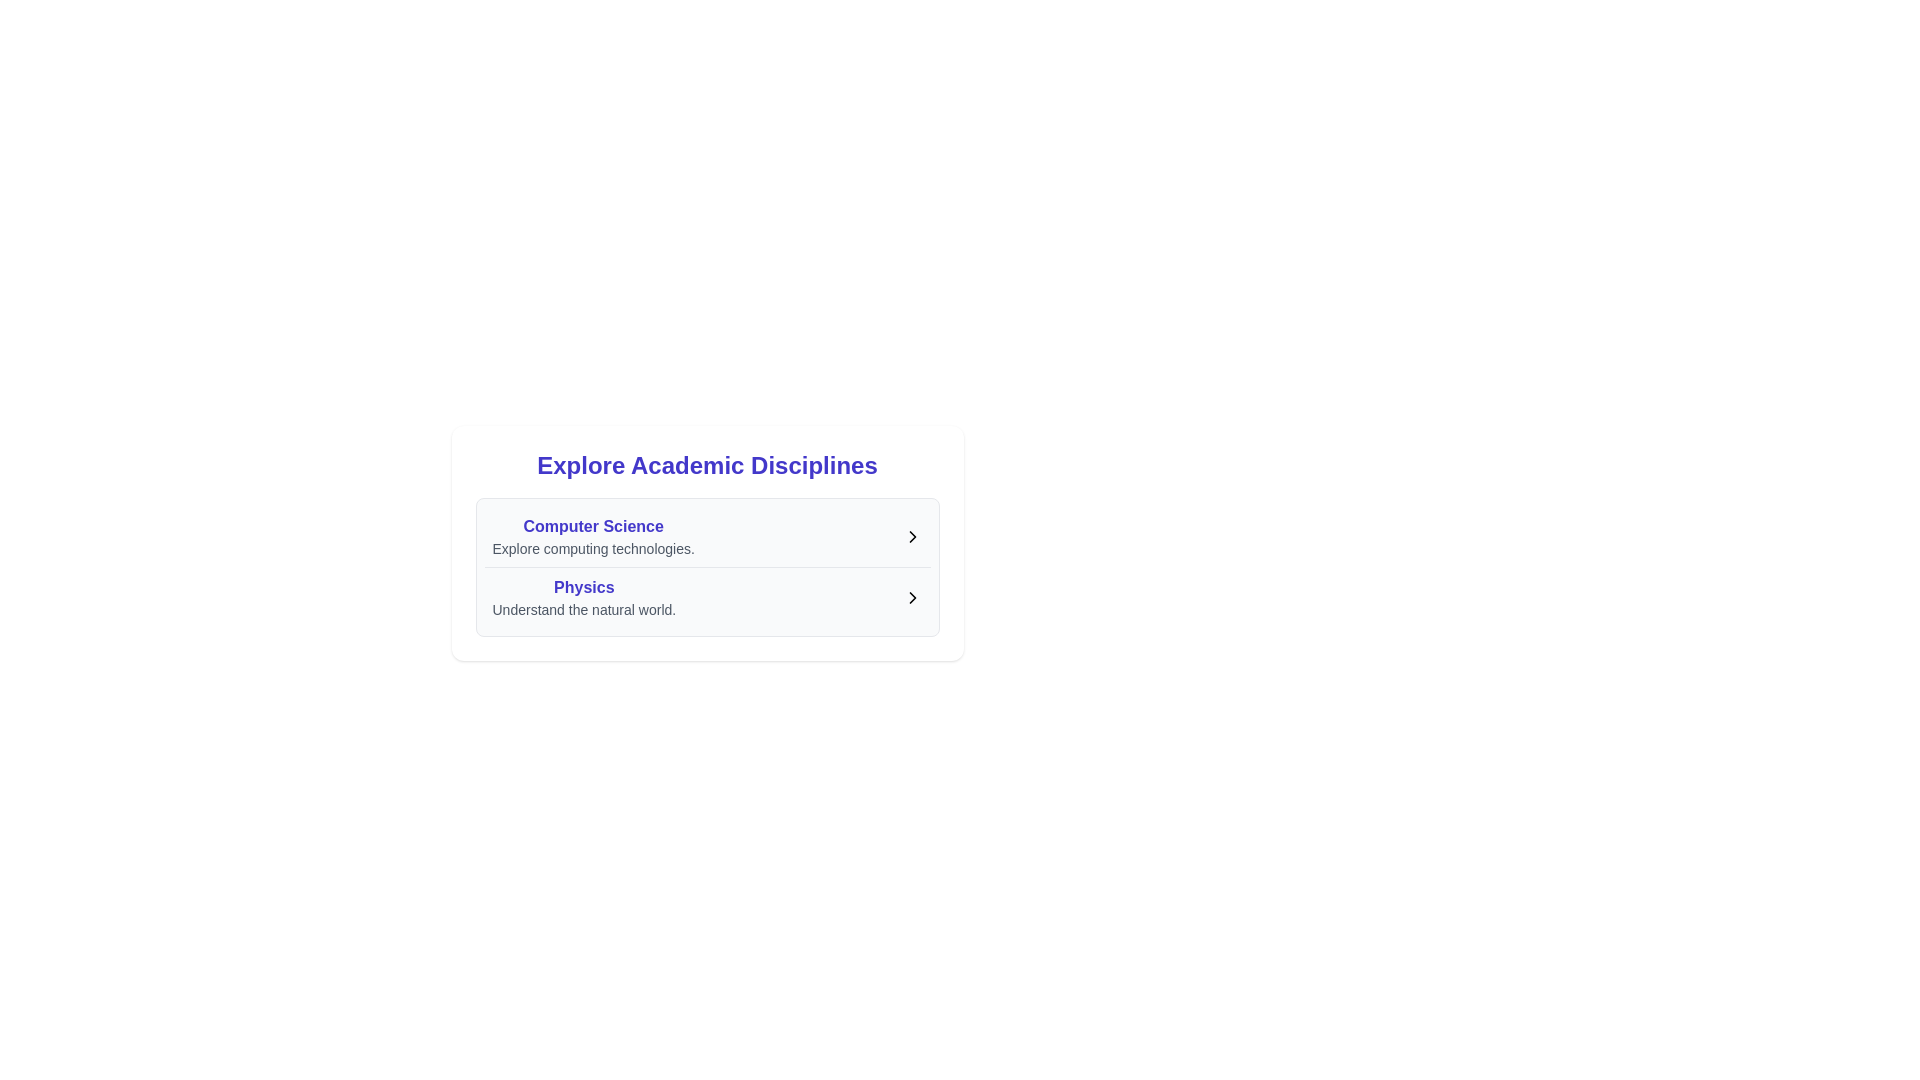 Image resolution: width=1920 pixels, height=1080 pixels. Describe the element at coordinates (911, 596) in the screenshot. I see `the chevron icon that serves as a navigation cue for users to proceed to a more detailed view related to 'Physics.'` at that location.